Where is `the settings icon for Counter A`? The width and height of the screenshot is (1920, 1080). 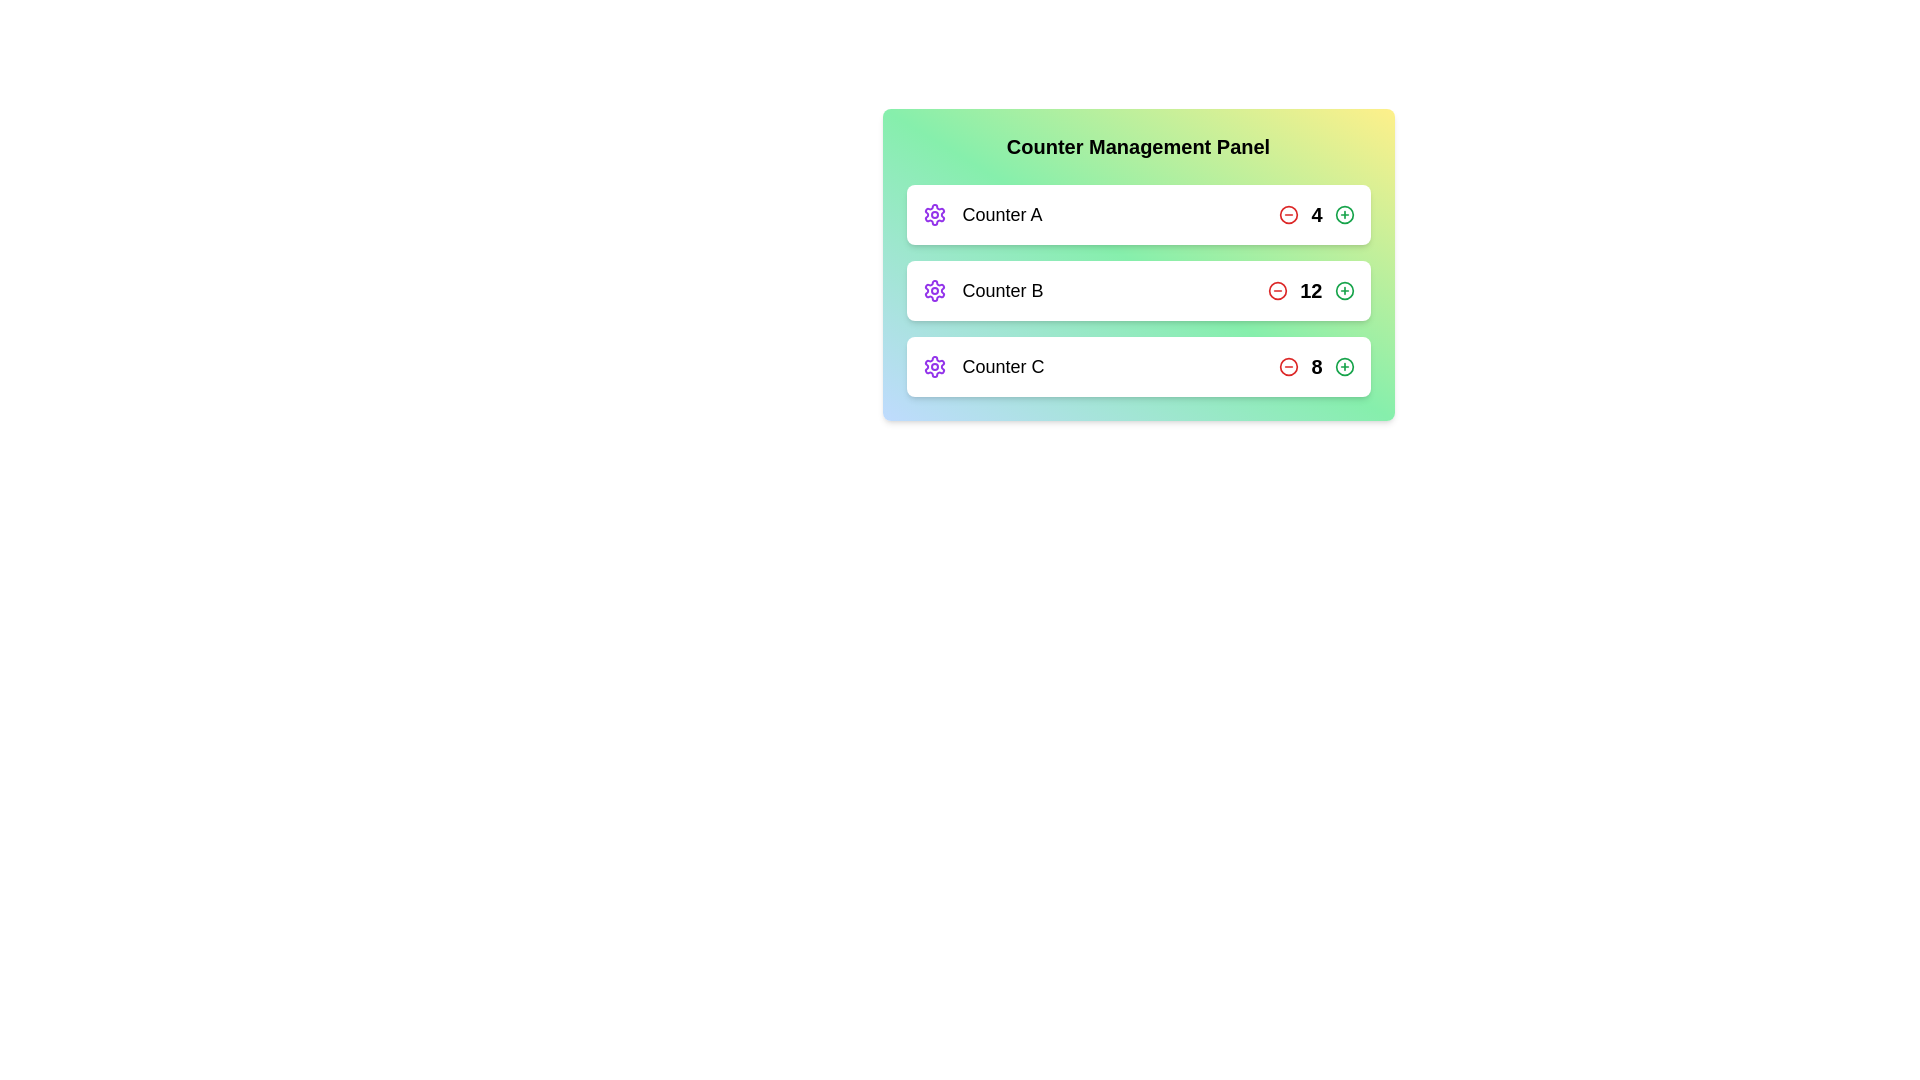
the settings icon for Counter A is located at coordinates (933, 215).